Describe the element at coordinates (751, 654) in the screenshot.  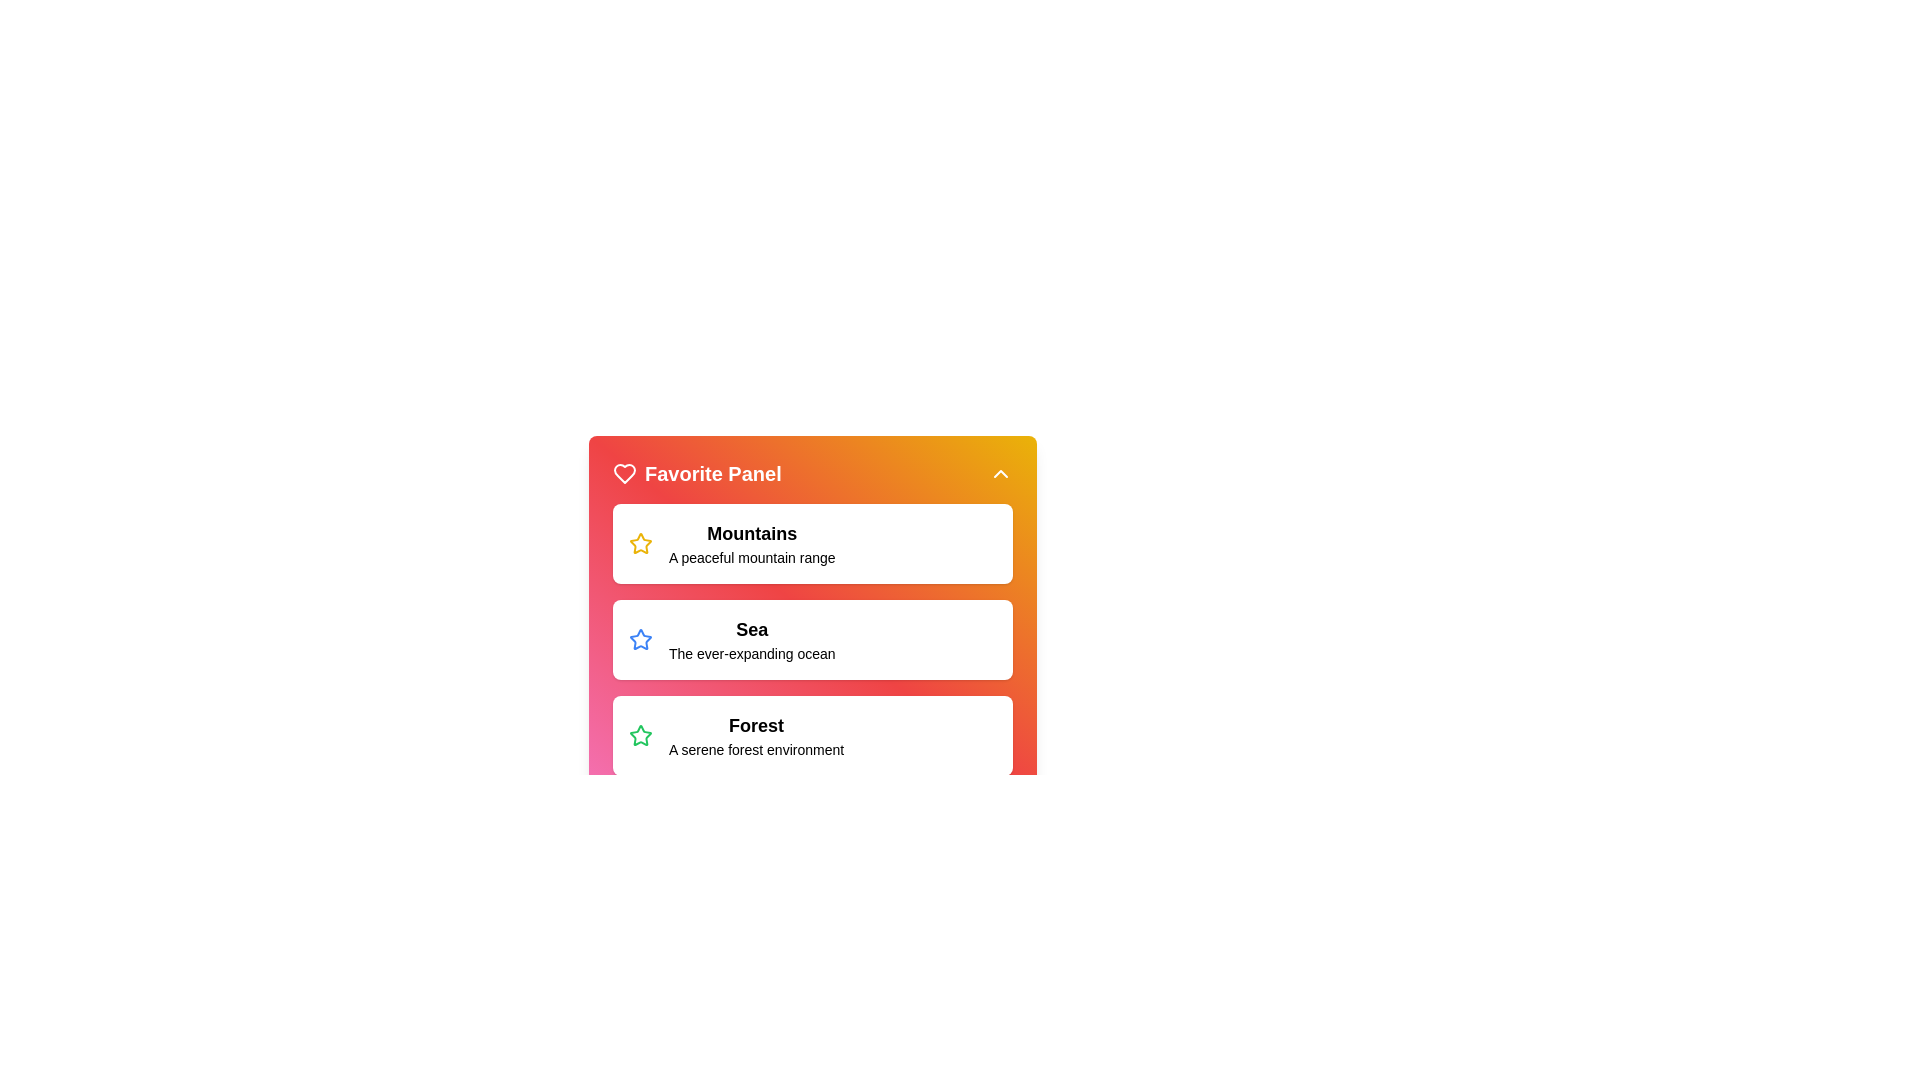
I see `the text label providing descriptive information about the 'Sea' section, which is located in the 'Favorite Panel' beneath the title 'Sea' and above the 'Forest' section` at that location.